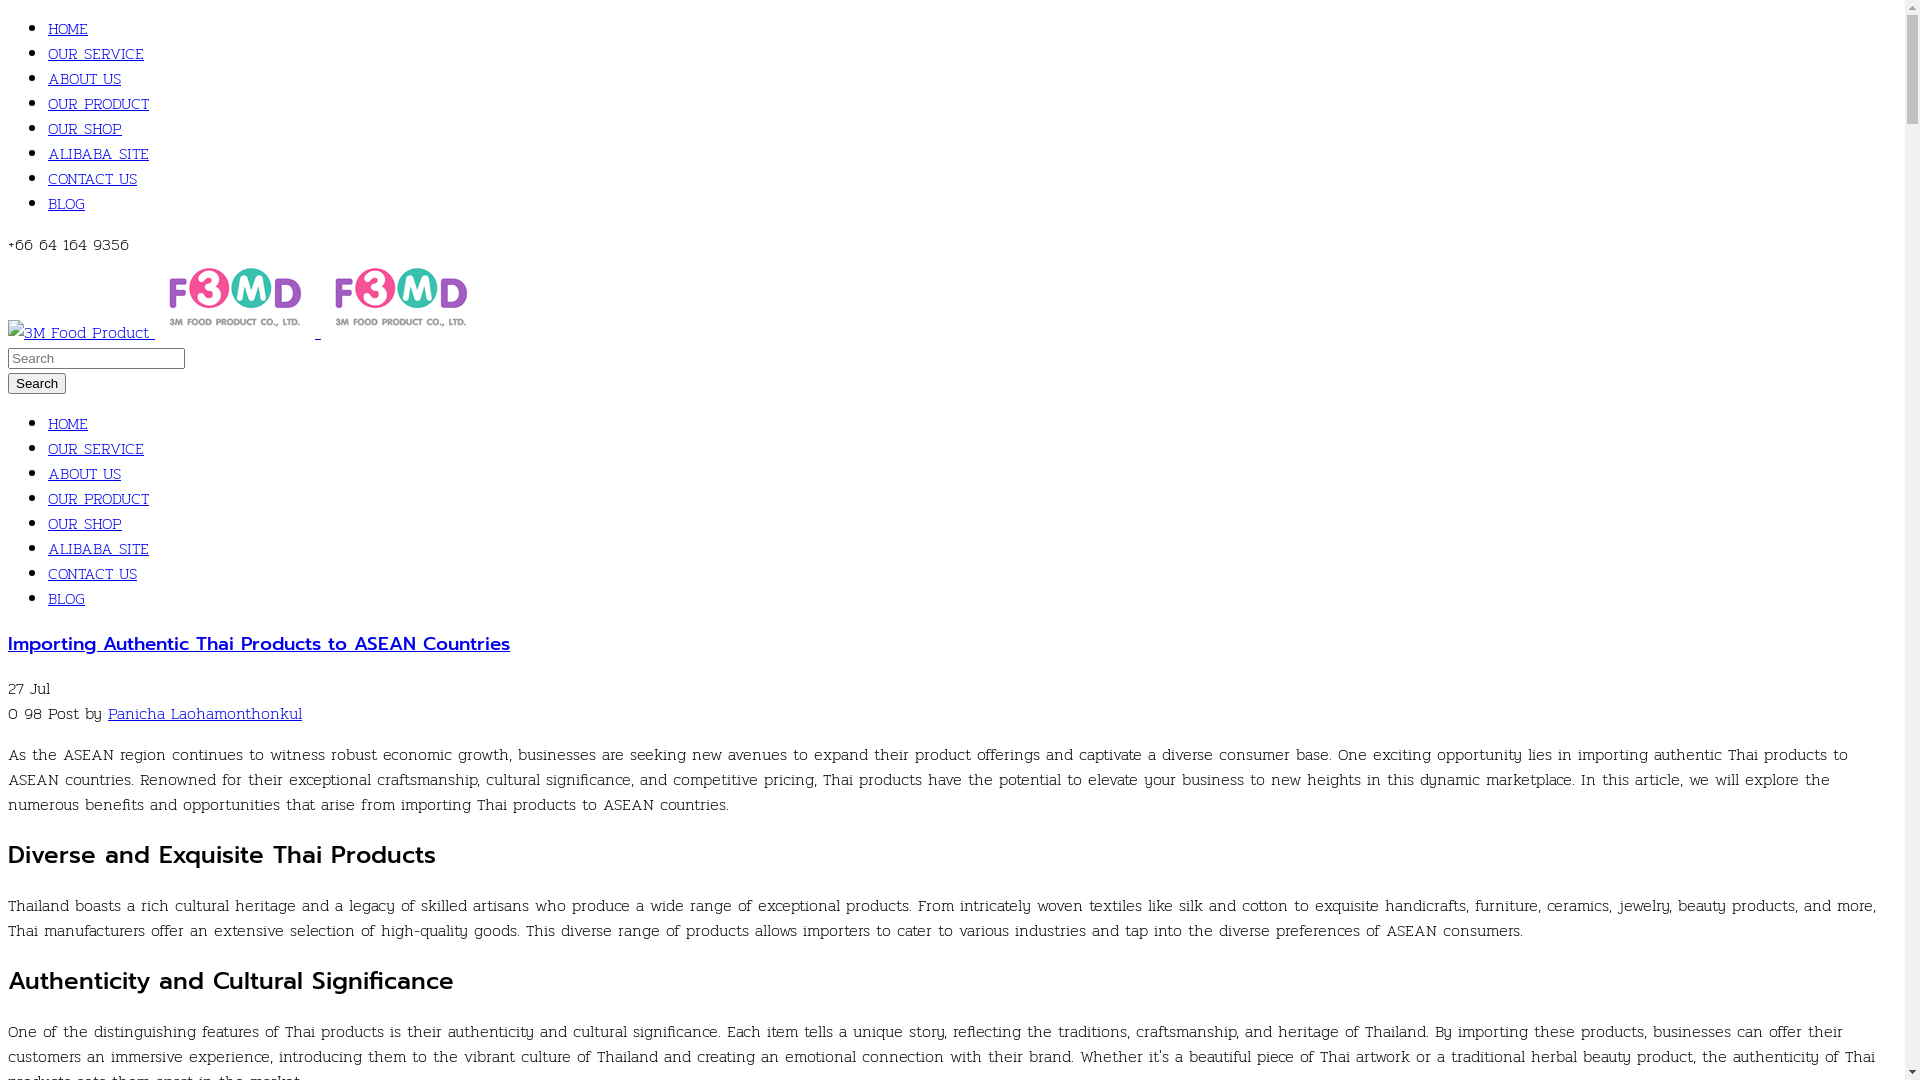  I want to click on 'ALIBABA SITE', so click(97, 548).